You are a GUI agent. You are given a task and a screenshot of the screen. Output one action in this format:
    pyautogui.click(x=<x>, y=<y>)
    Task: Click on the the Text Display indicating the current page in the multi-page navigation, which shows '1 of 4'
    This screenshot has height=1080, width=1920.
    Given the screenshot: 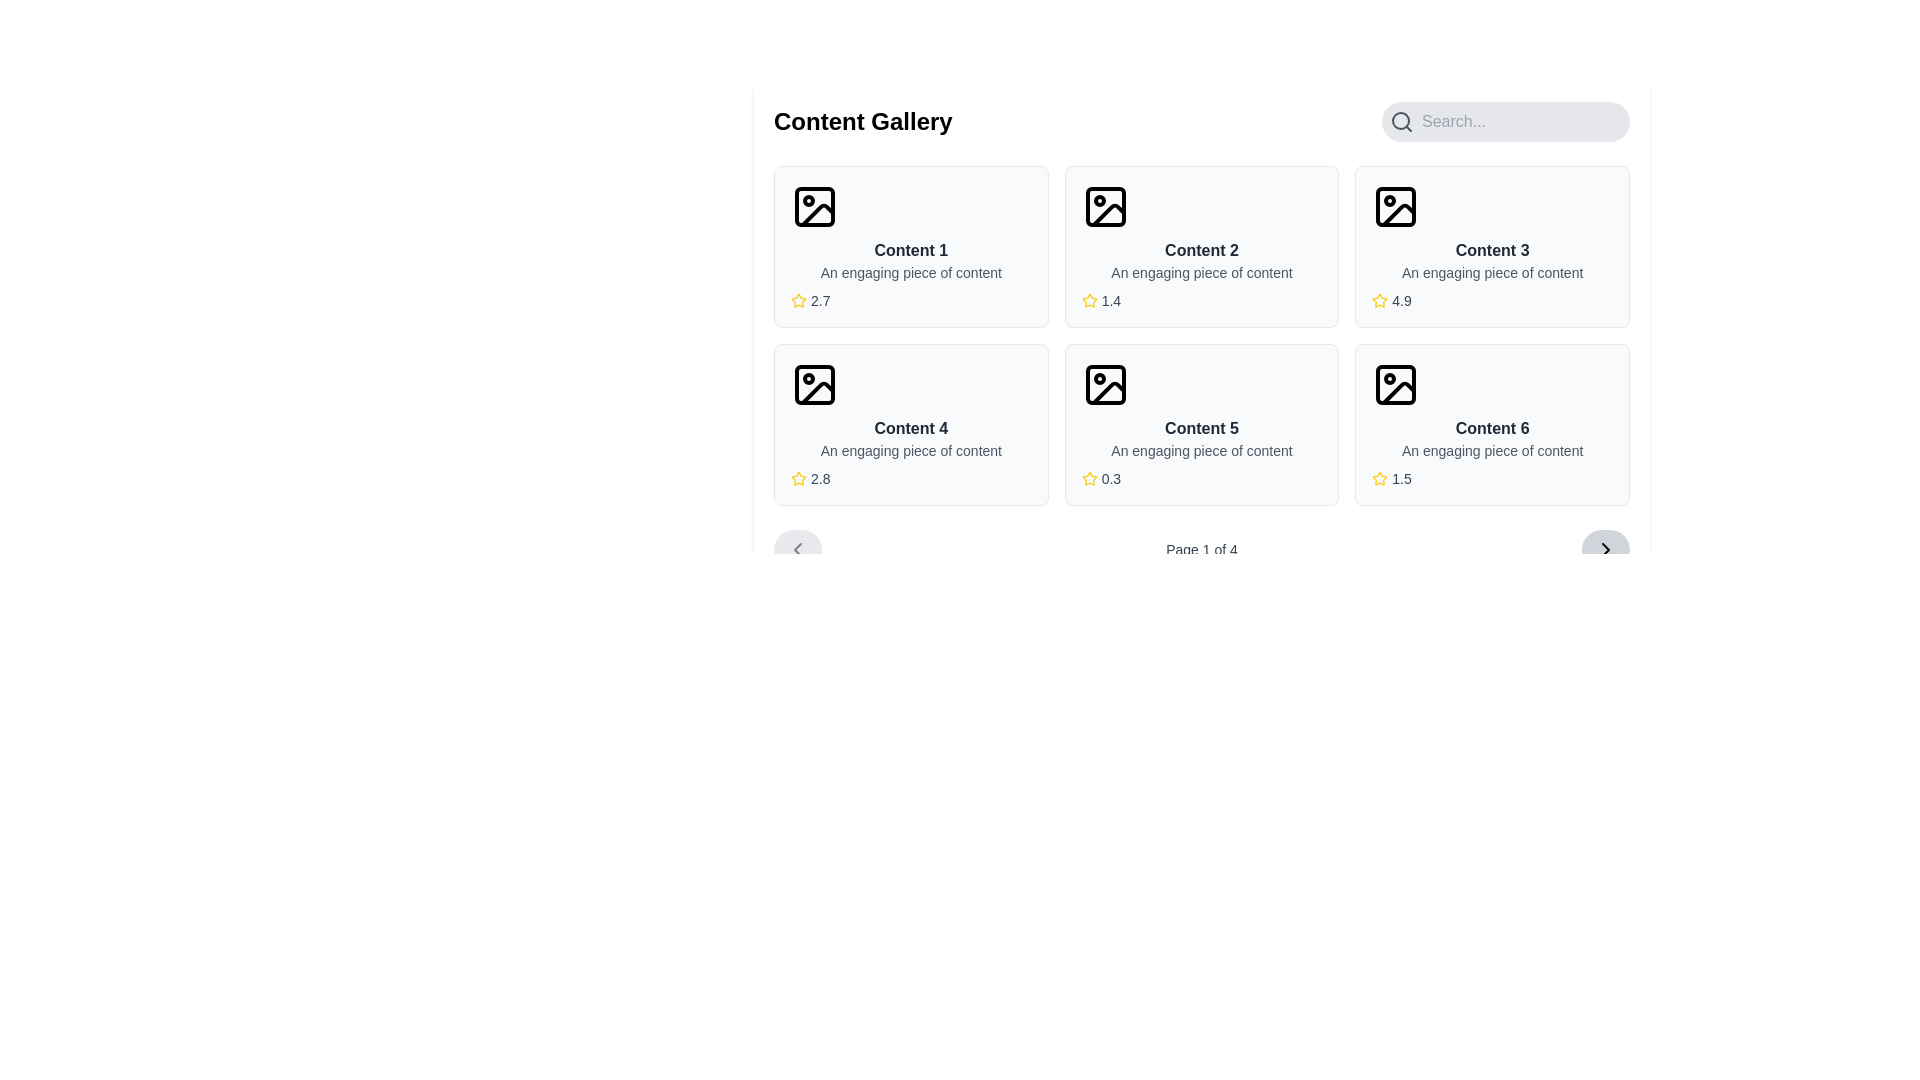 What is the action you would take?
    pyautogui.click(x=1200, y=550)
    